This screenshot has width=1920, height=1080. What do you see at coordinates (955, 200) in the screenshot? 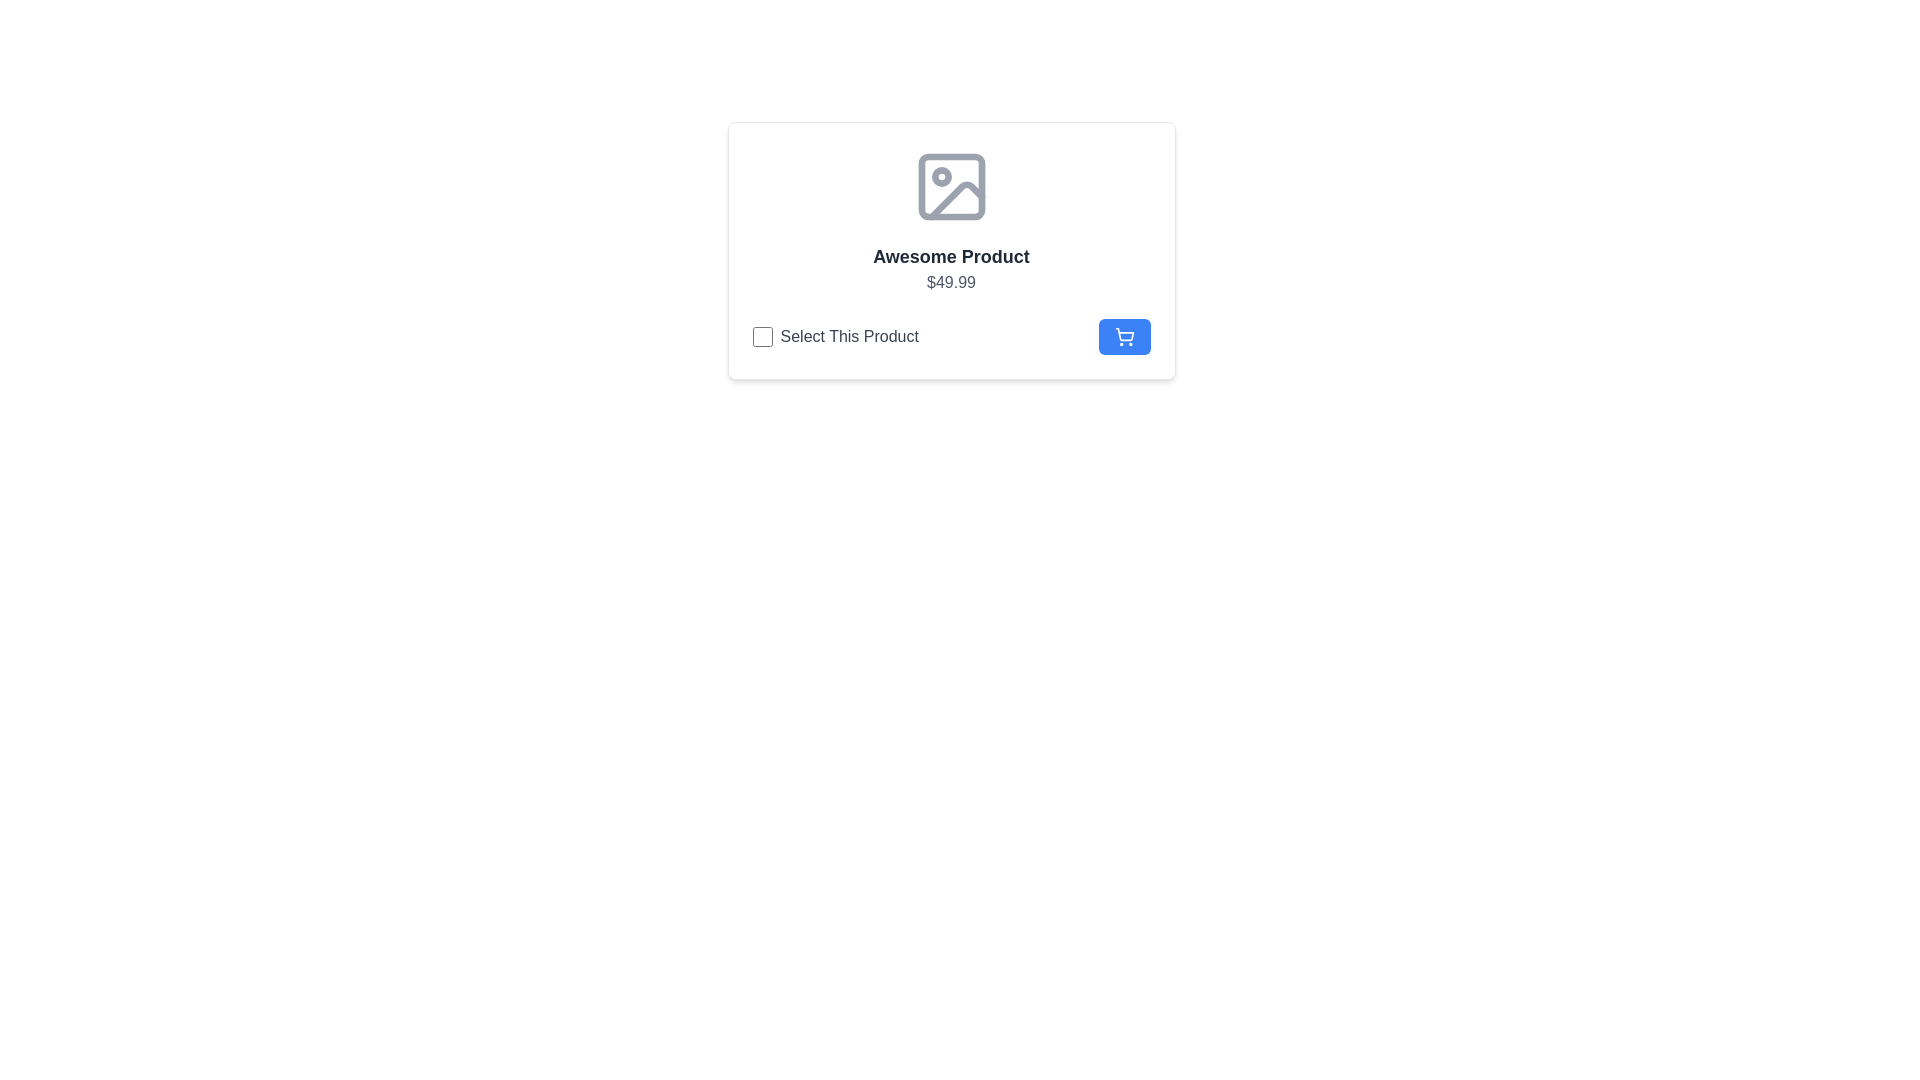
I see `the decorative graphic element depicting a triangular mountain within the gray icon located at the top center of the card` at bounding box center [955, 200].